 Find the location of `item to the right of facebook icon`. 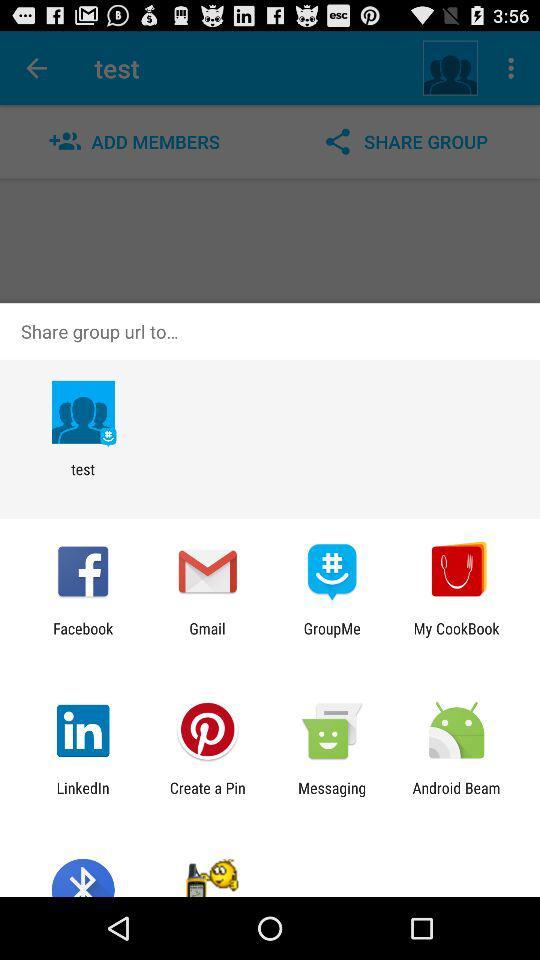

item to the right of facebook icon is located at coordinates (206, 636).